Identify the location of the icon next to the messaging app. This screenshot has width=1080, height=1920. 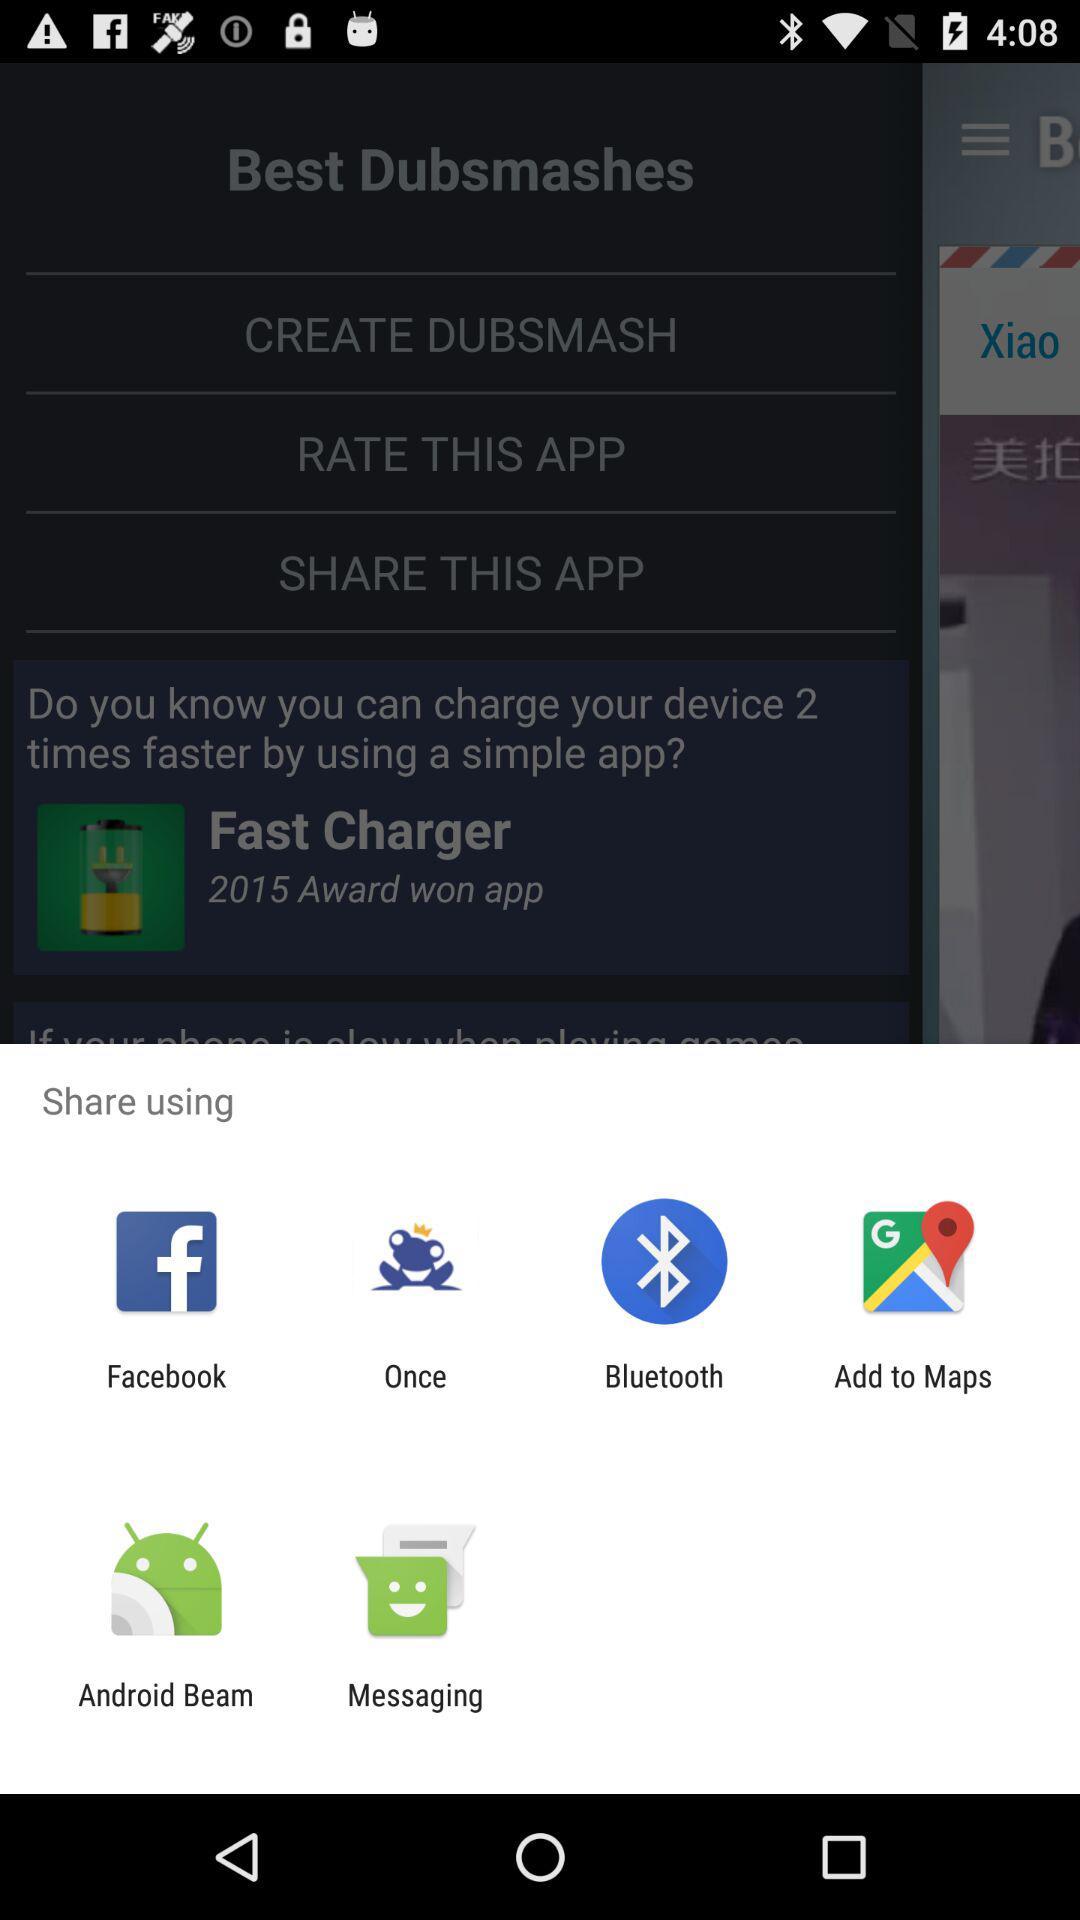
(165, 1711).